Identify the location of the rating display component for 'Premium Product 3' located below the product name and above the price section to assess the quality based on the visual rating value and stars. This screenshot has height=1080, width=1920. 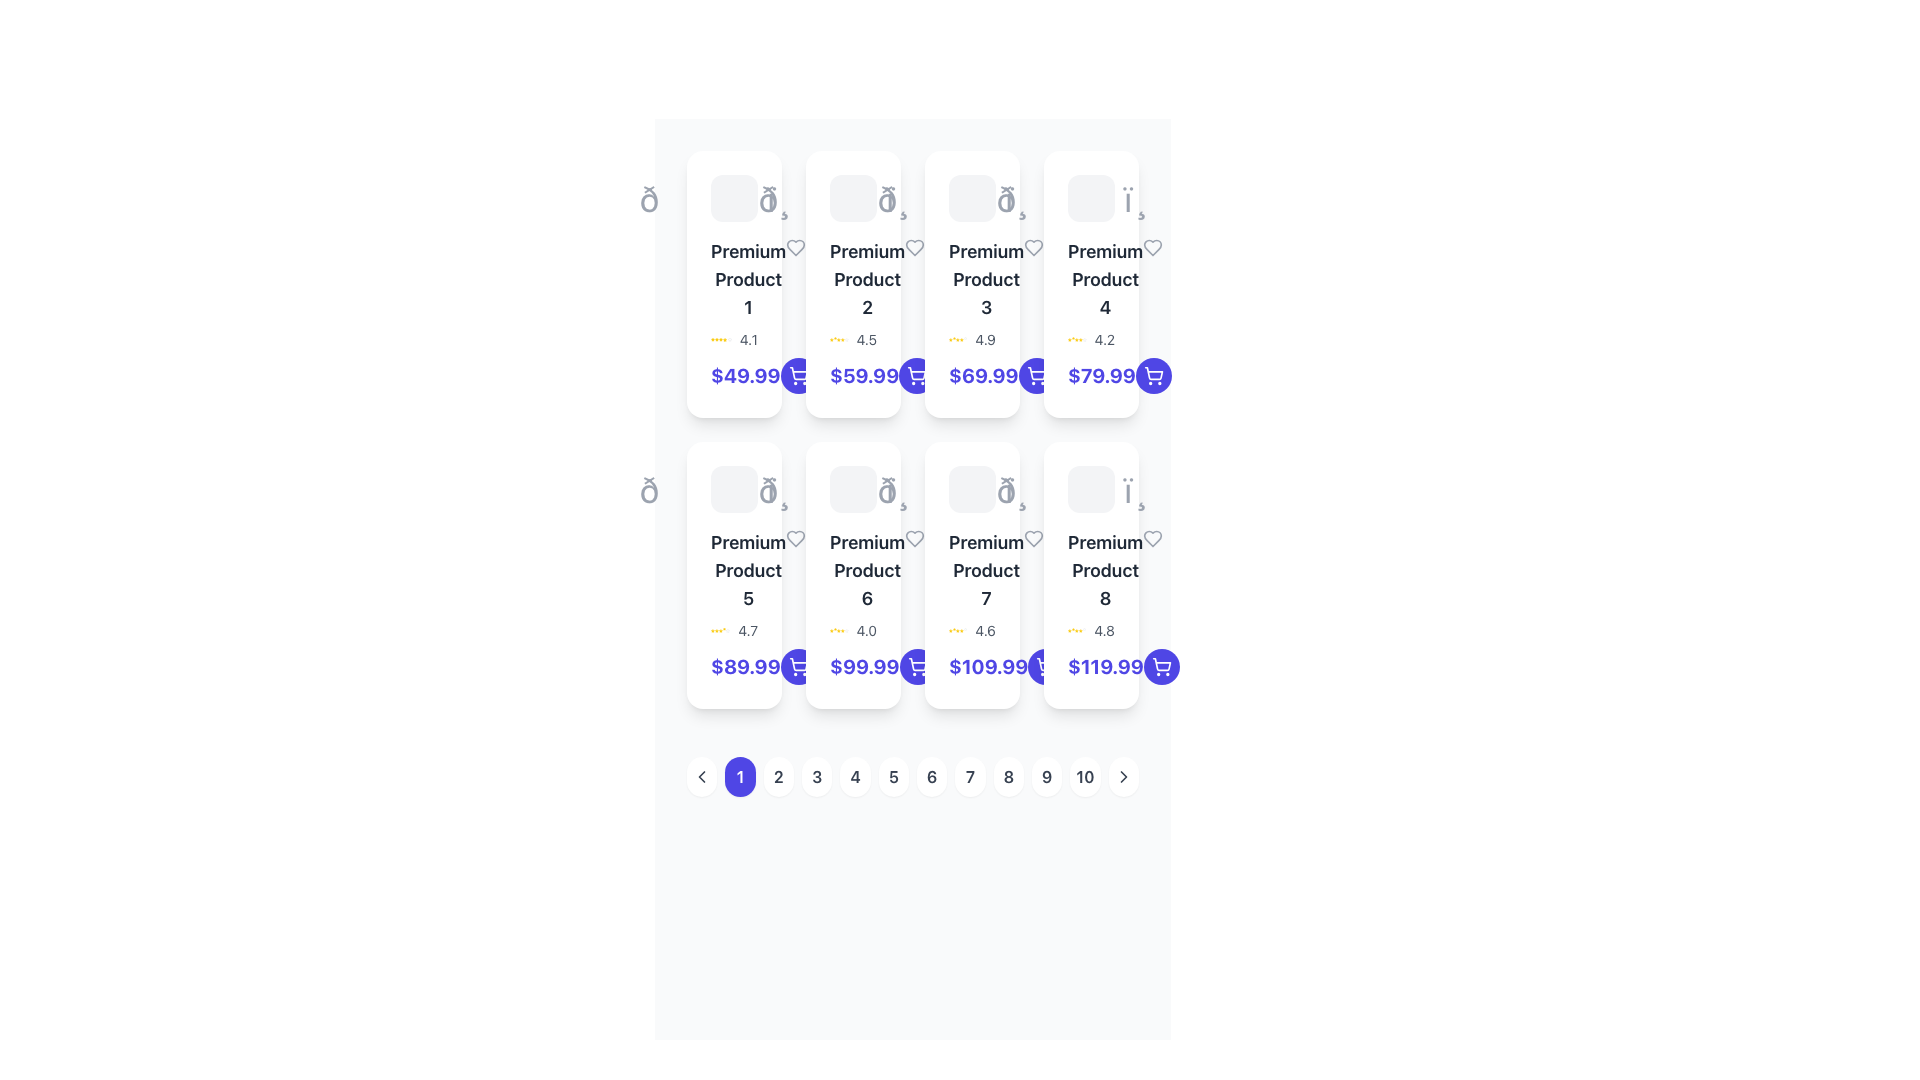
(972, 338).